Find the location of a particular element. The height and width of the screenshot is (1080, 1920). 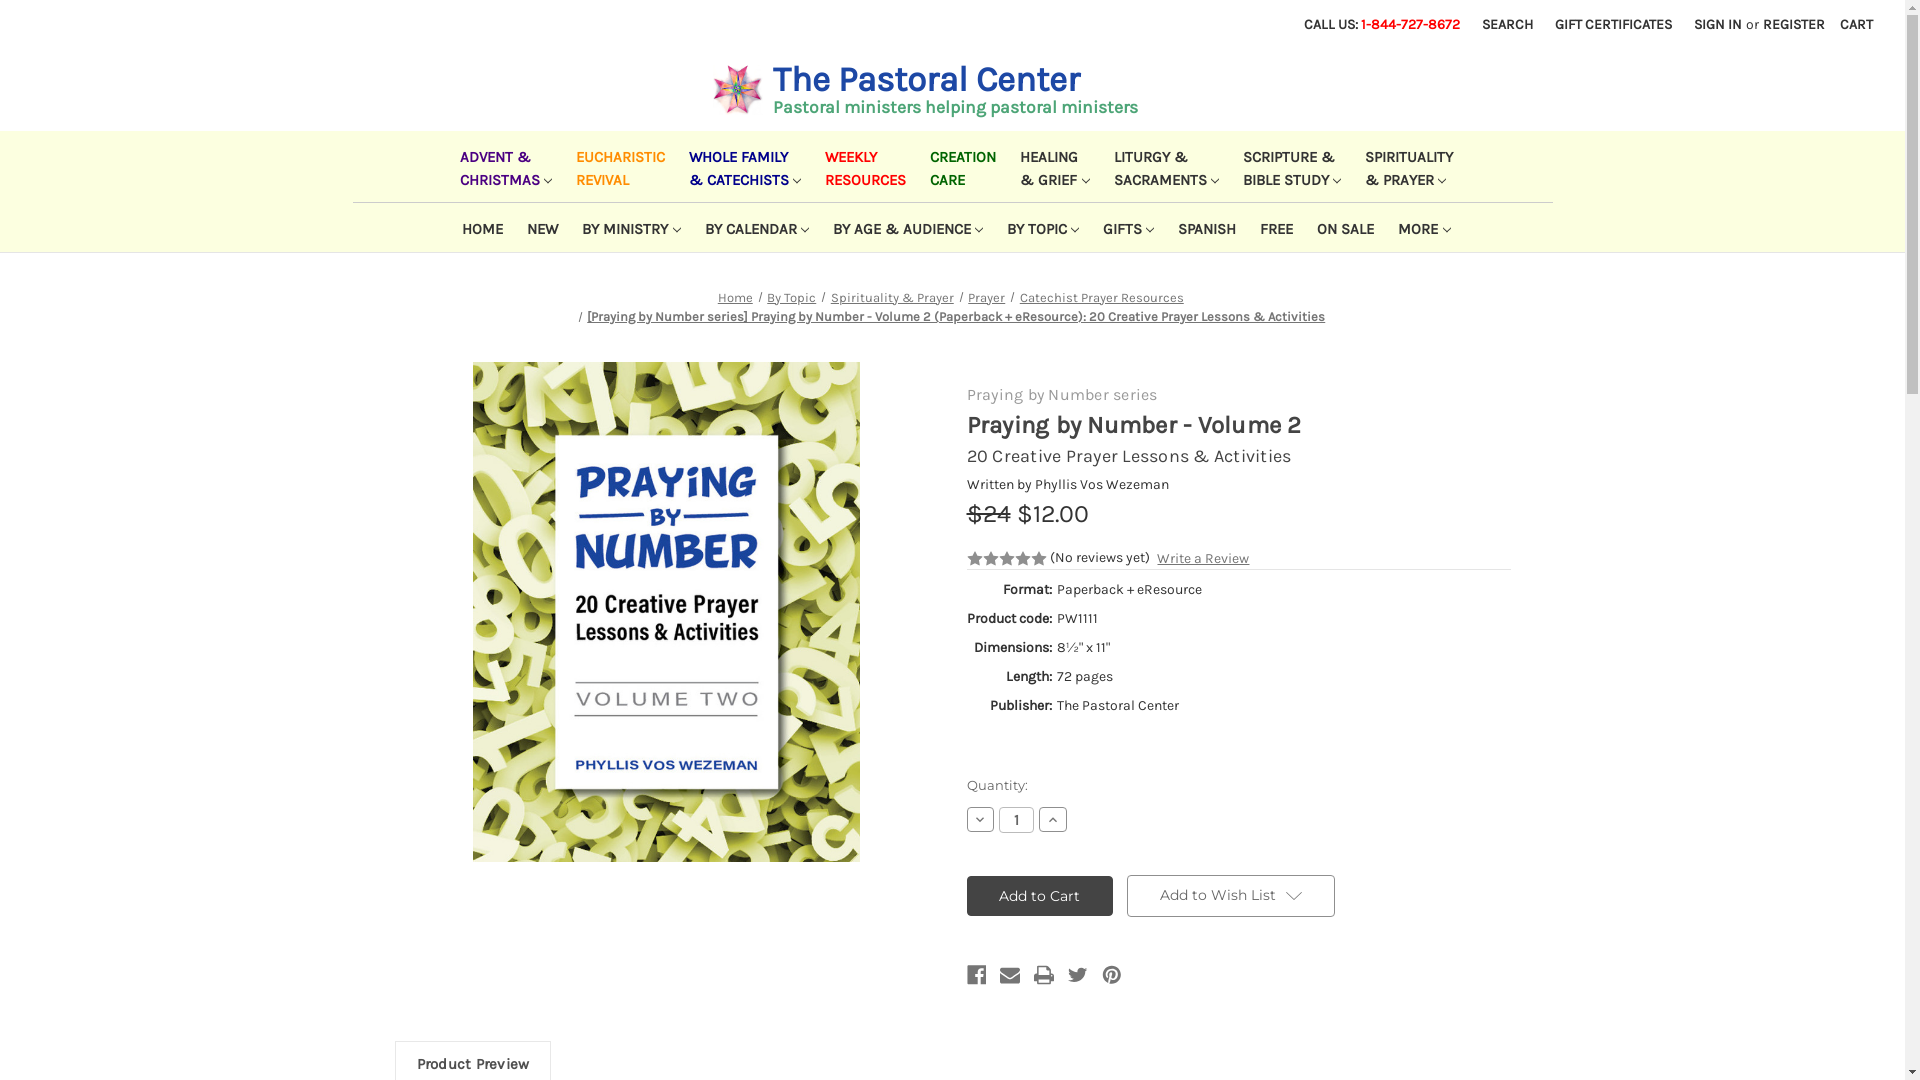

'ADVENT & is located at coordinates (502, 165).